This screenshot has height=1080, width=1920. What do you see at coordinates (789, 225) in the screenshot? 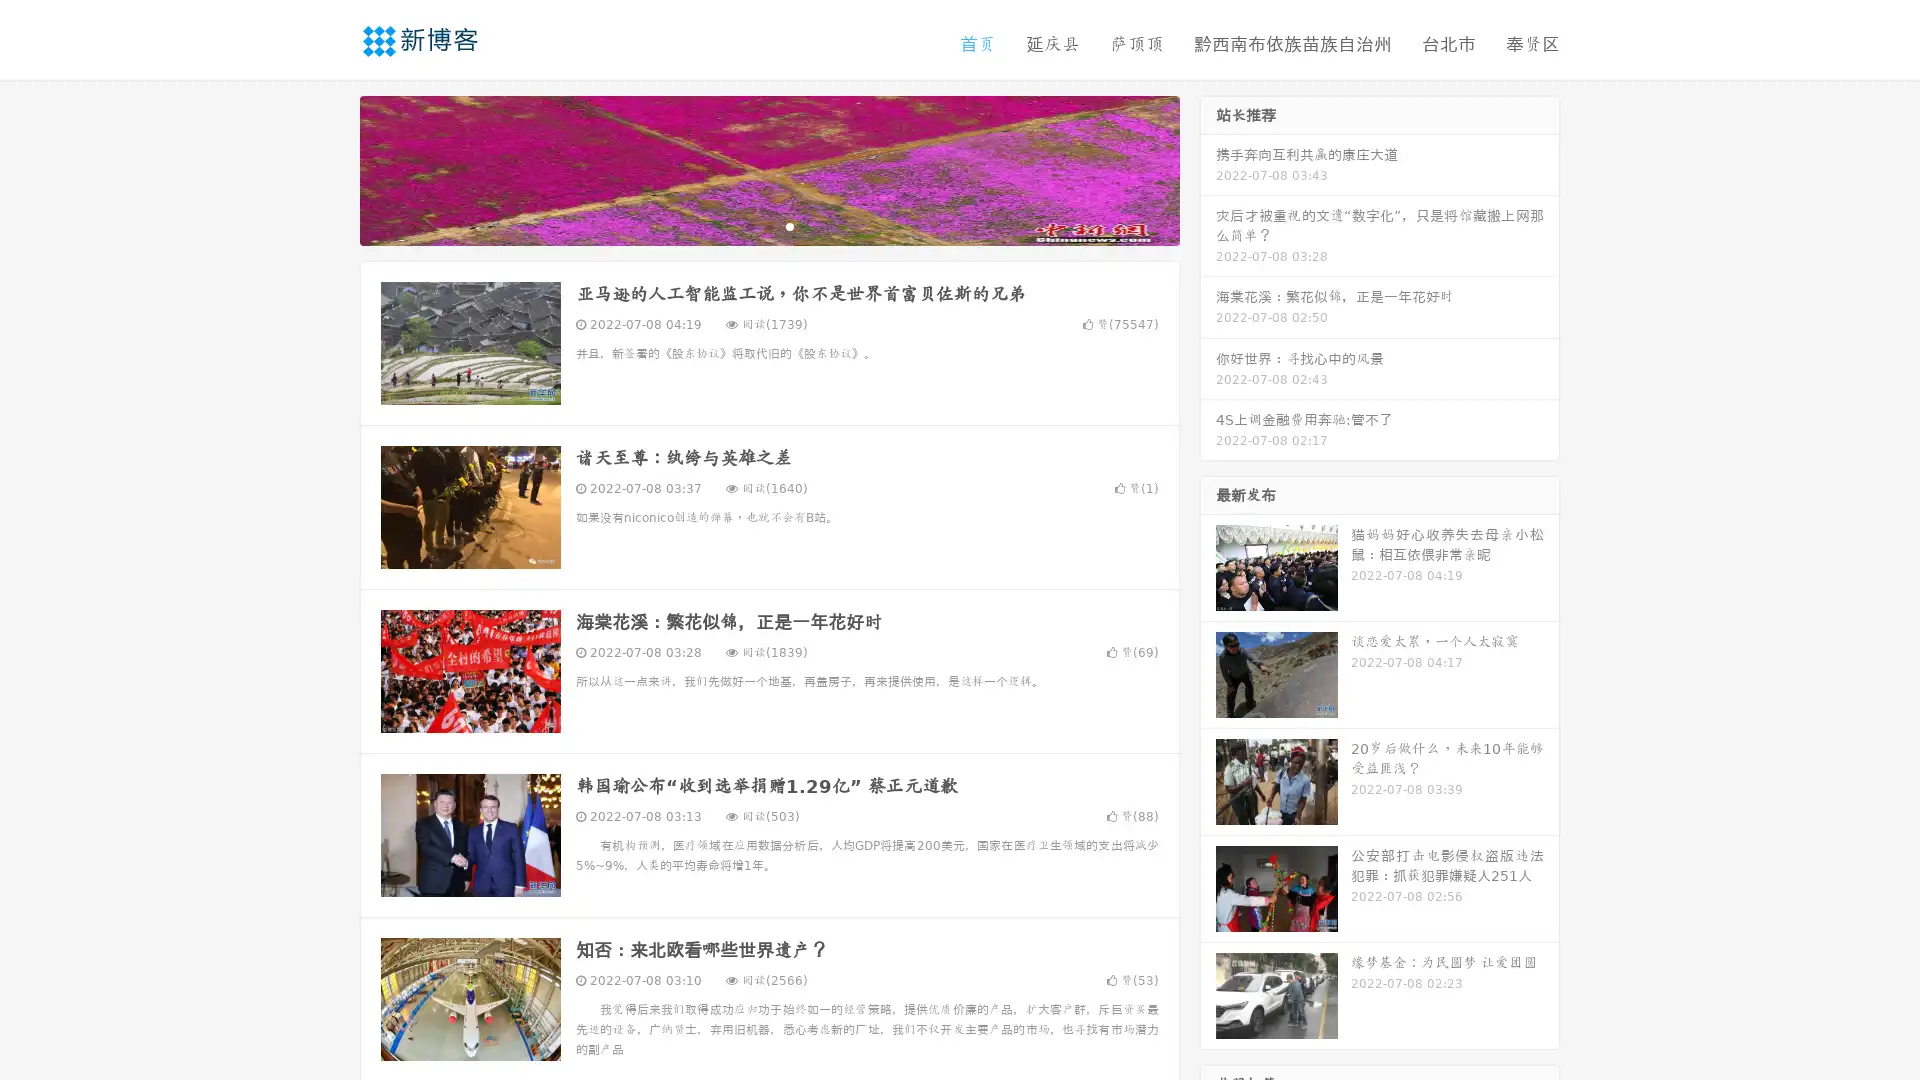
I see `Go to slide 3` at bounding box center [789, 225].